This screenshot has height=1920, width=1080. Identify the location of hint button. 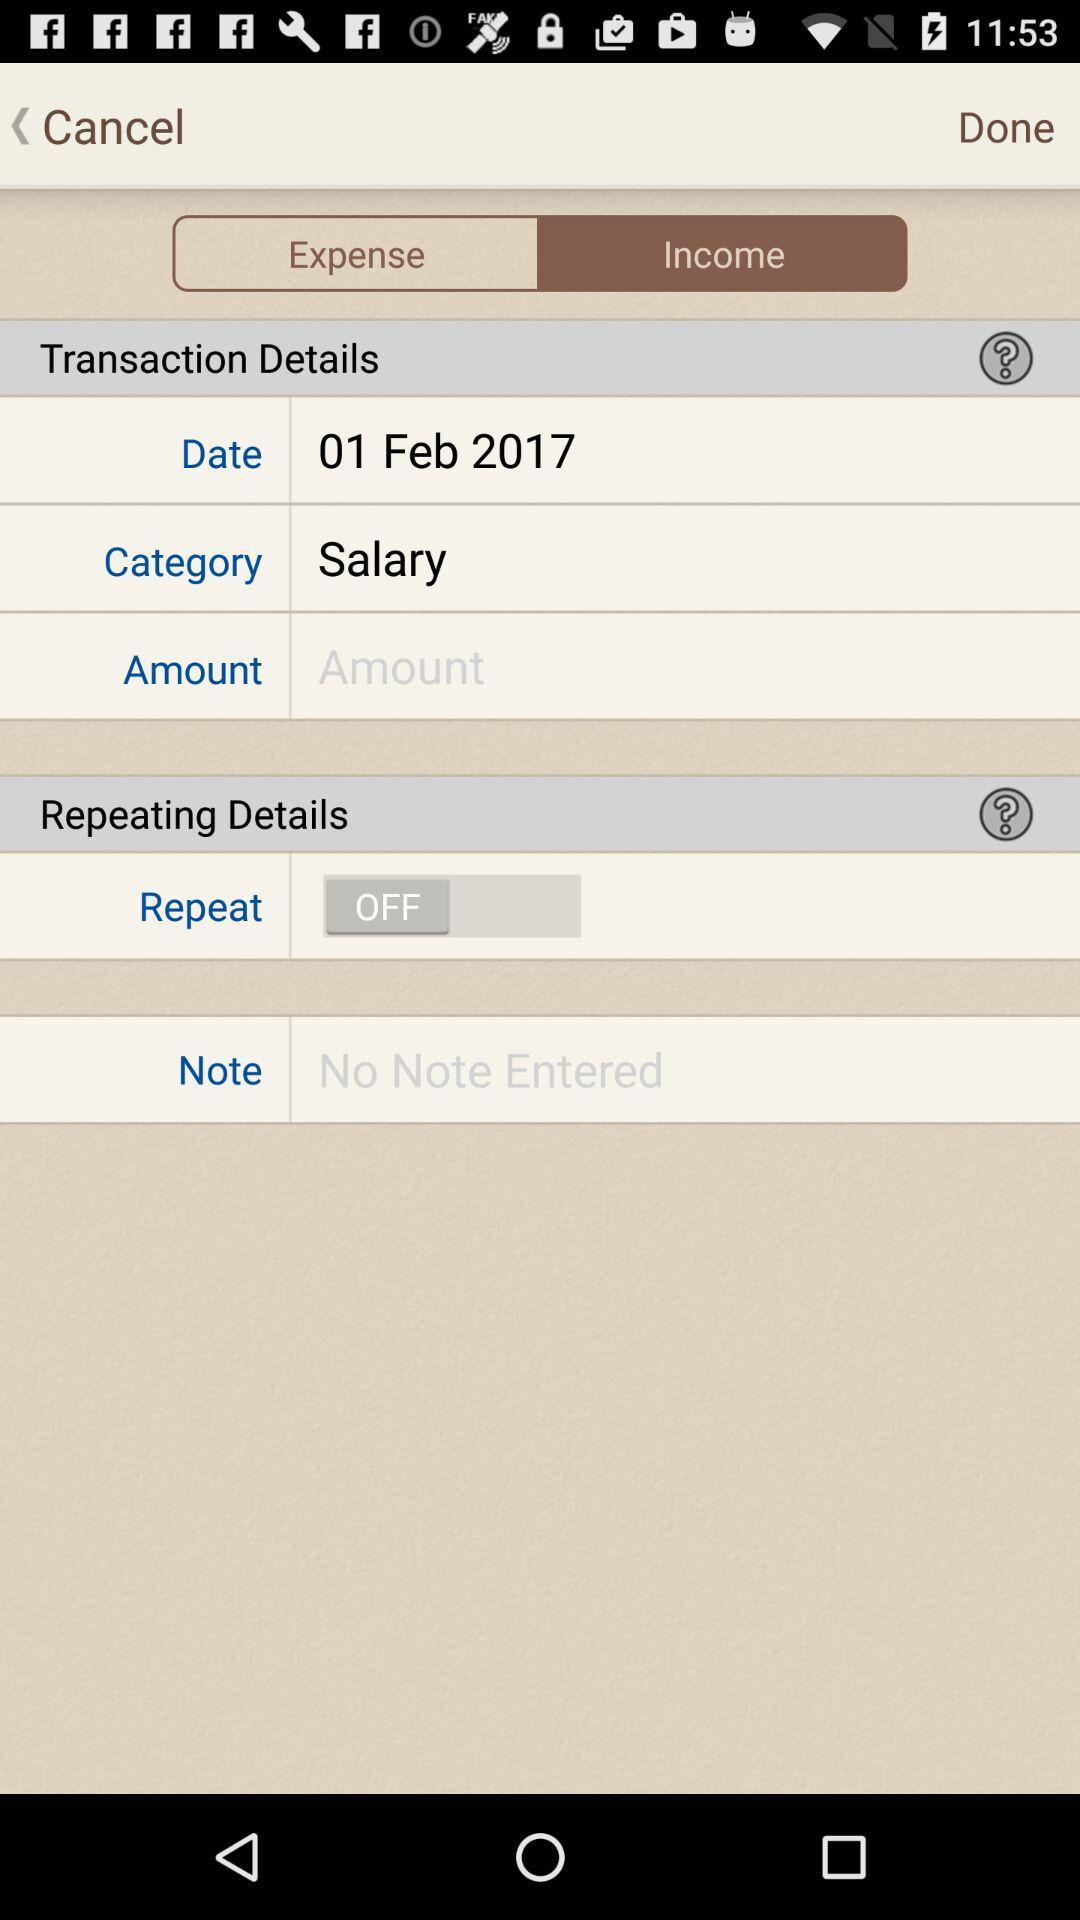
(1006, 357).